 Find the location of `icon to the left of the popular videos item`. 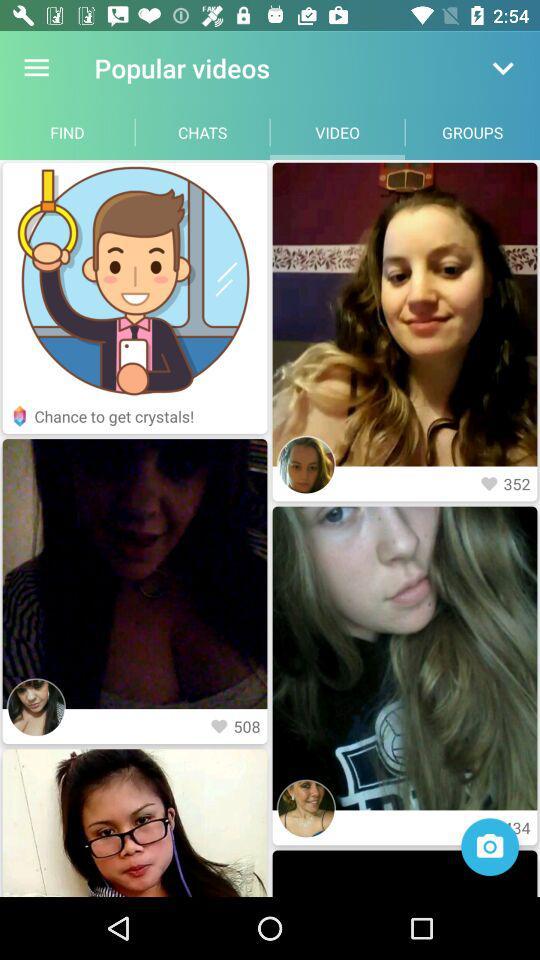

icon to the left of the popular videos item is located at coordinates (36, 68).